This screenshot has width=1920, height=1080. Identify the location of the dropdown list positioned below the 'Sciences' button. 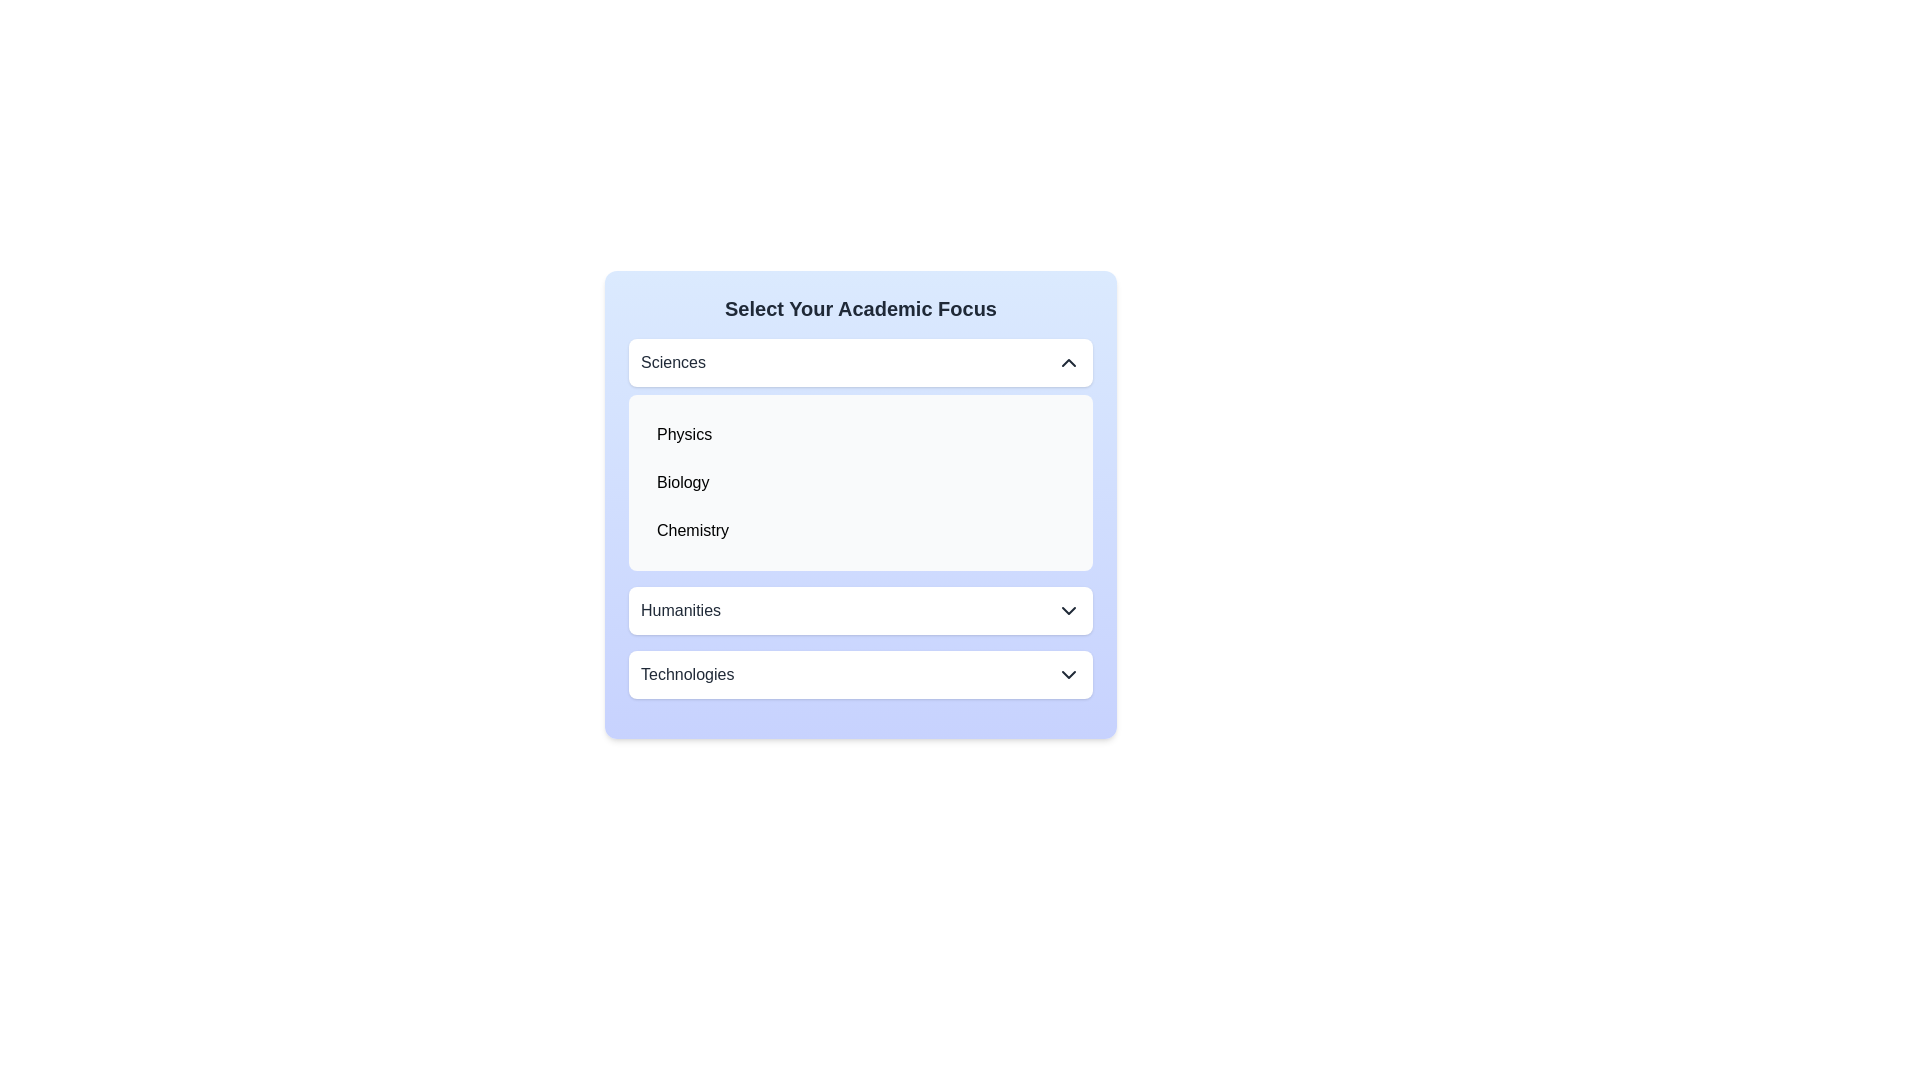
(860, 482).